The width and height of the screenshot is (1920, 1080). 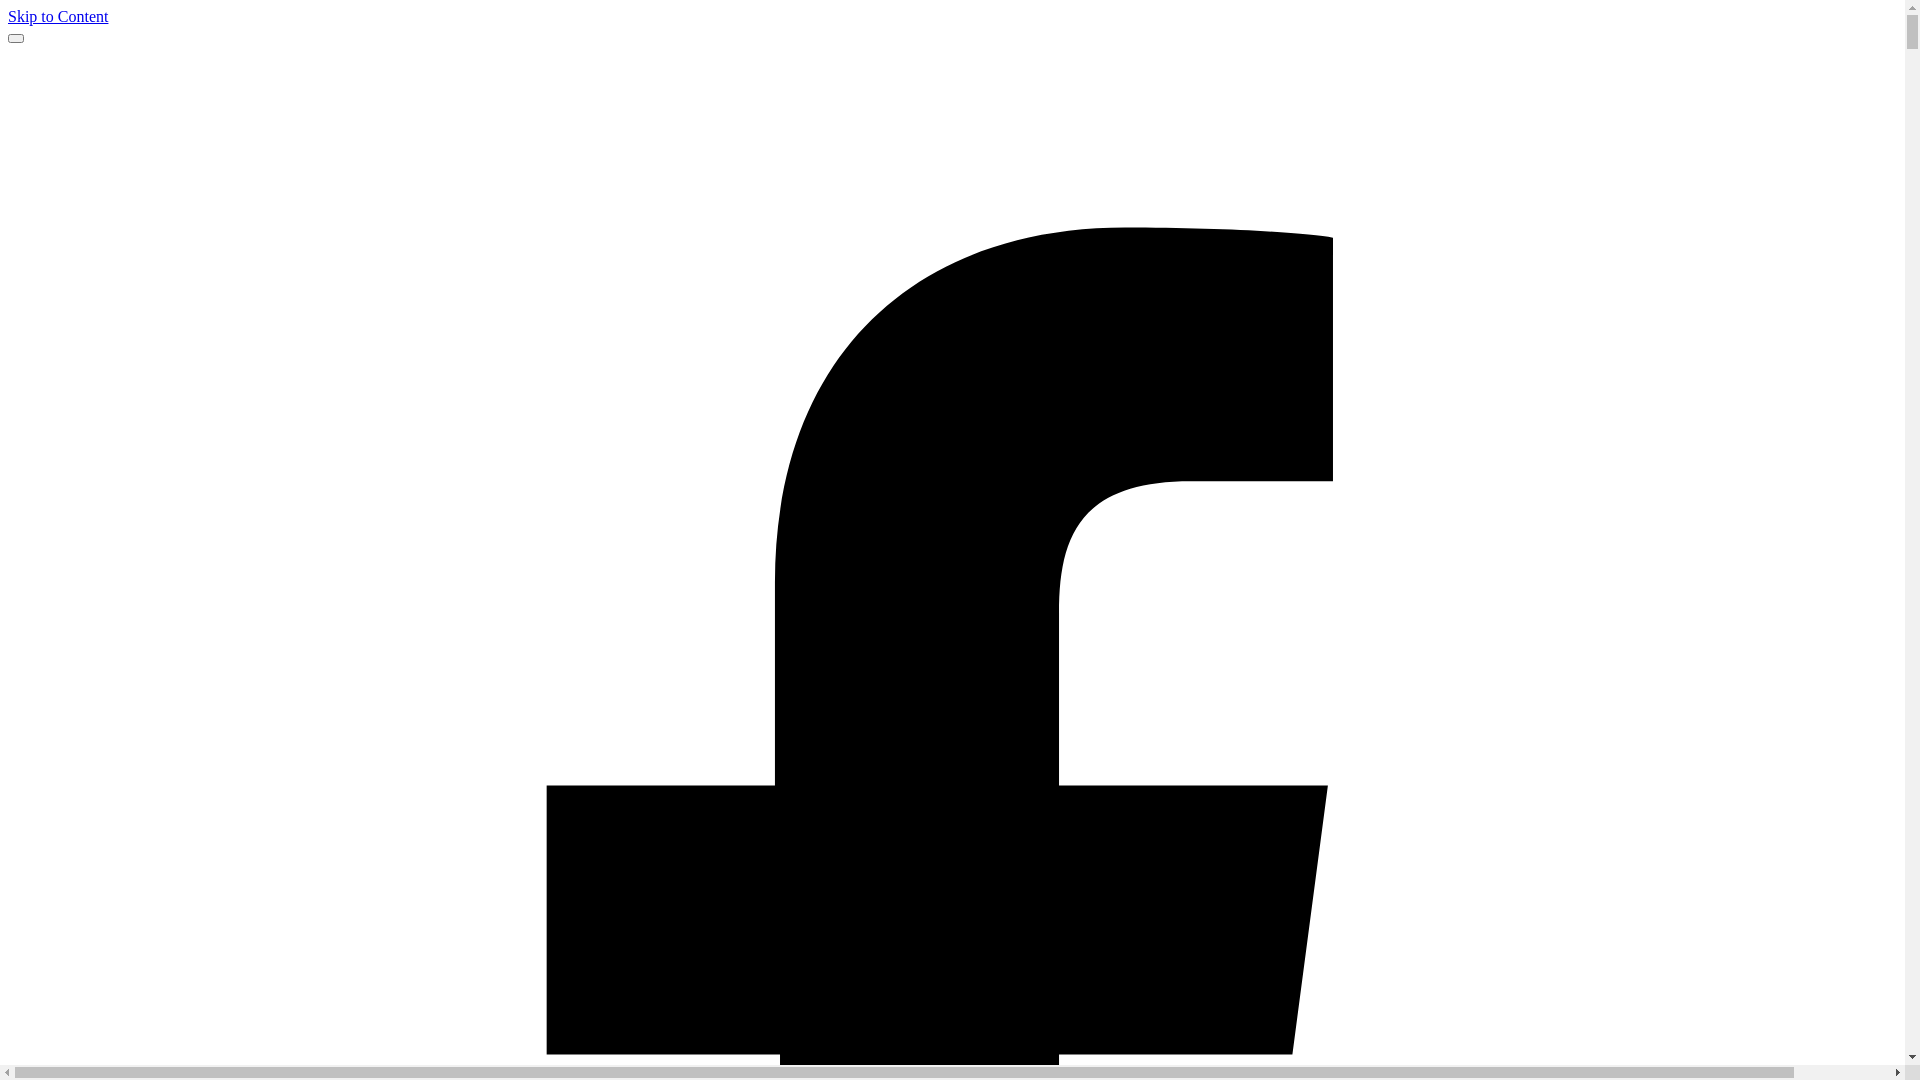 What do you see at coordinates (8, 16) in the screenshot?
I see `'Skip to Content'` at bounding box center [8, 16].